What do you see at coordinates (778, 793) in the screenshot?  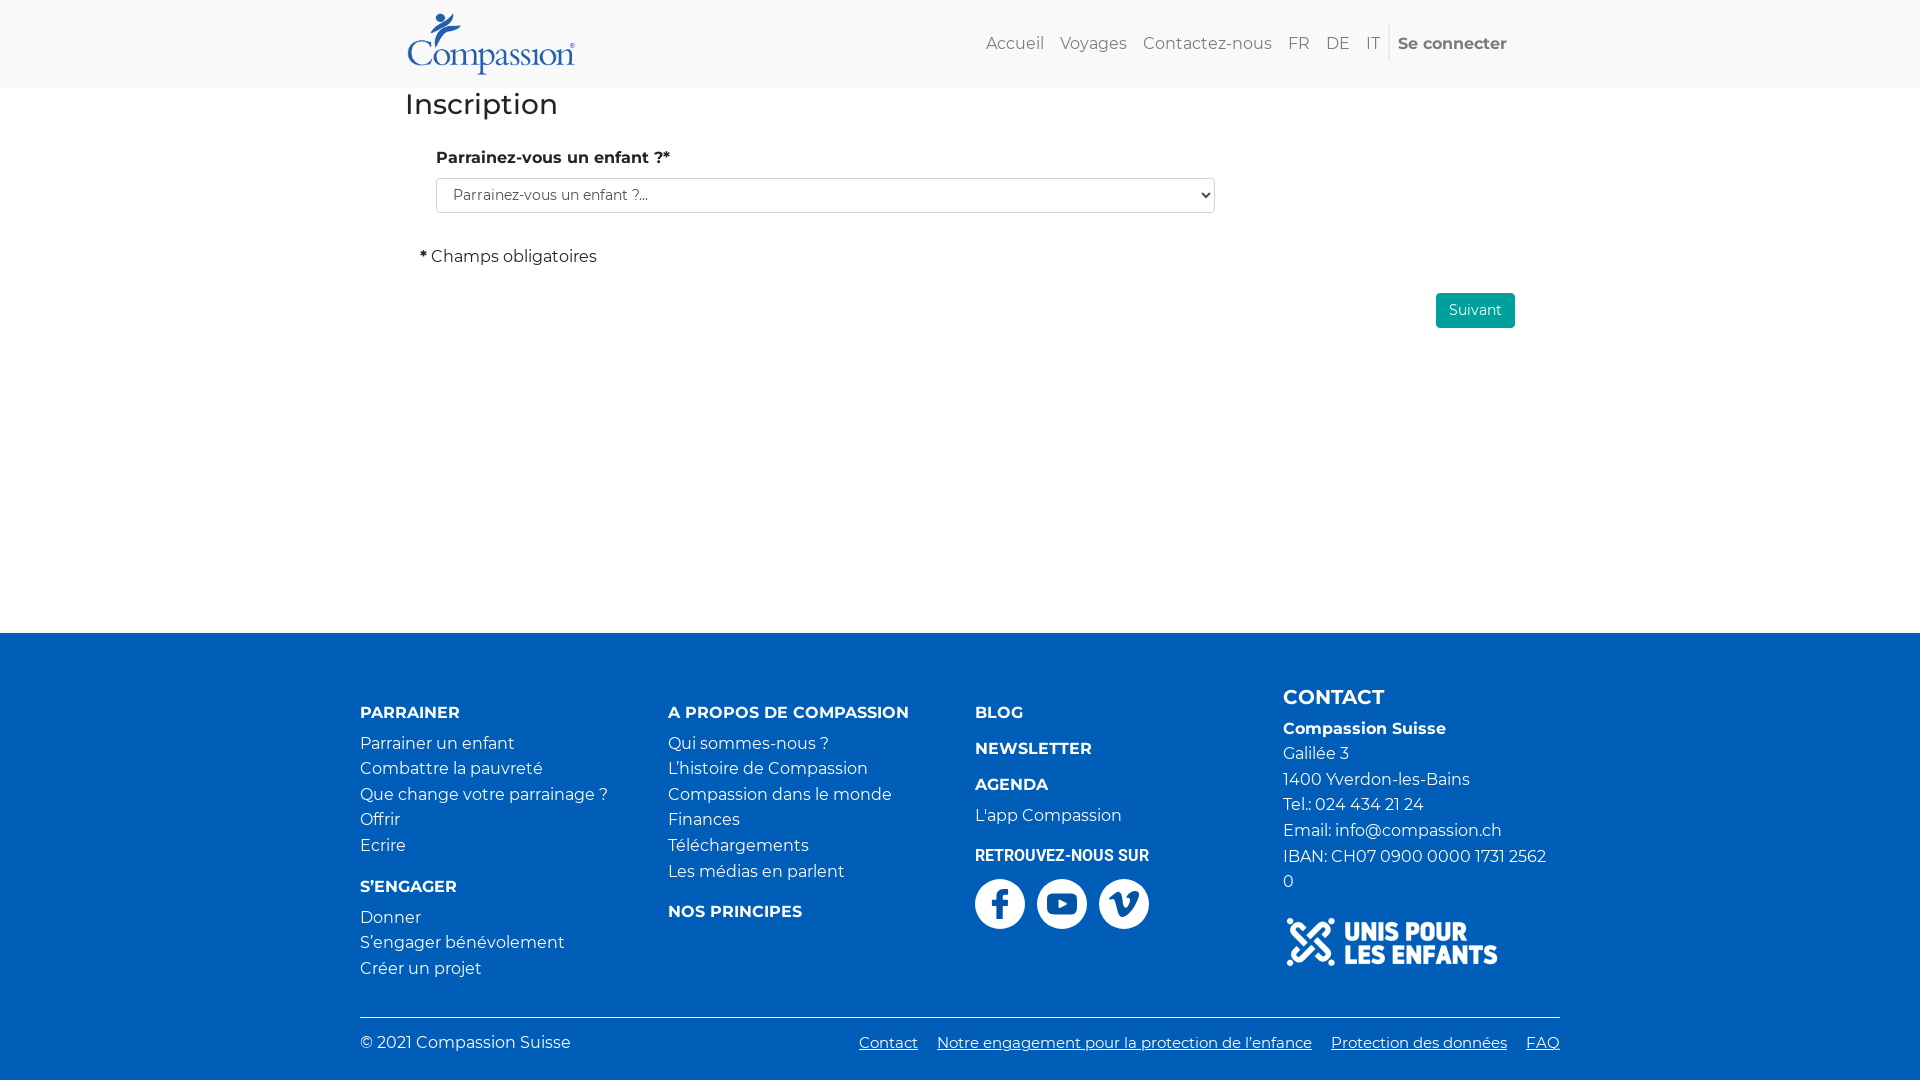 I see `'Compassion dans le monde'` at bounding box center [778, 793].